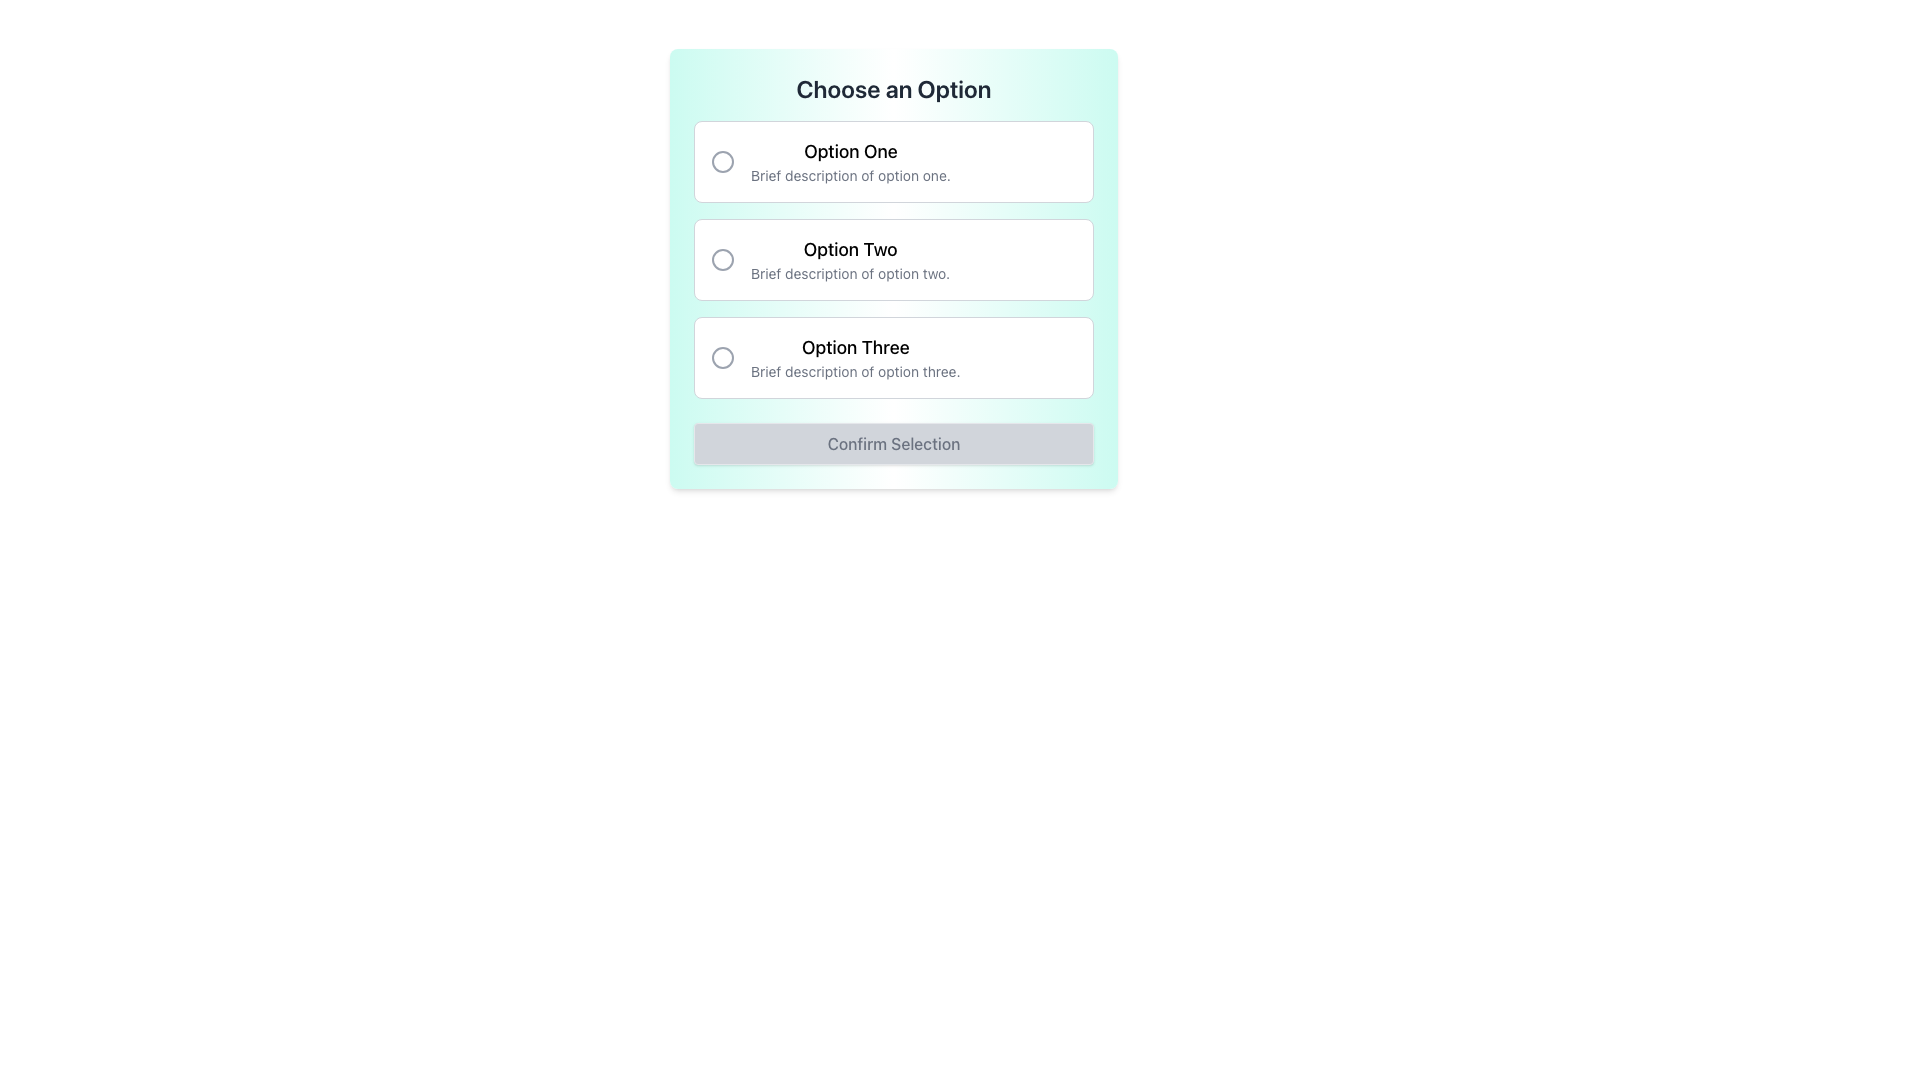 The image size is (1920, 1080). Describe the element at coordinates (722, 357) in the screenshot. I see `the circular selection marker inside the 'Option Three' button to provide visual feedback` at that location.